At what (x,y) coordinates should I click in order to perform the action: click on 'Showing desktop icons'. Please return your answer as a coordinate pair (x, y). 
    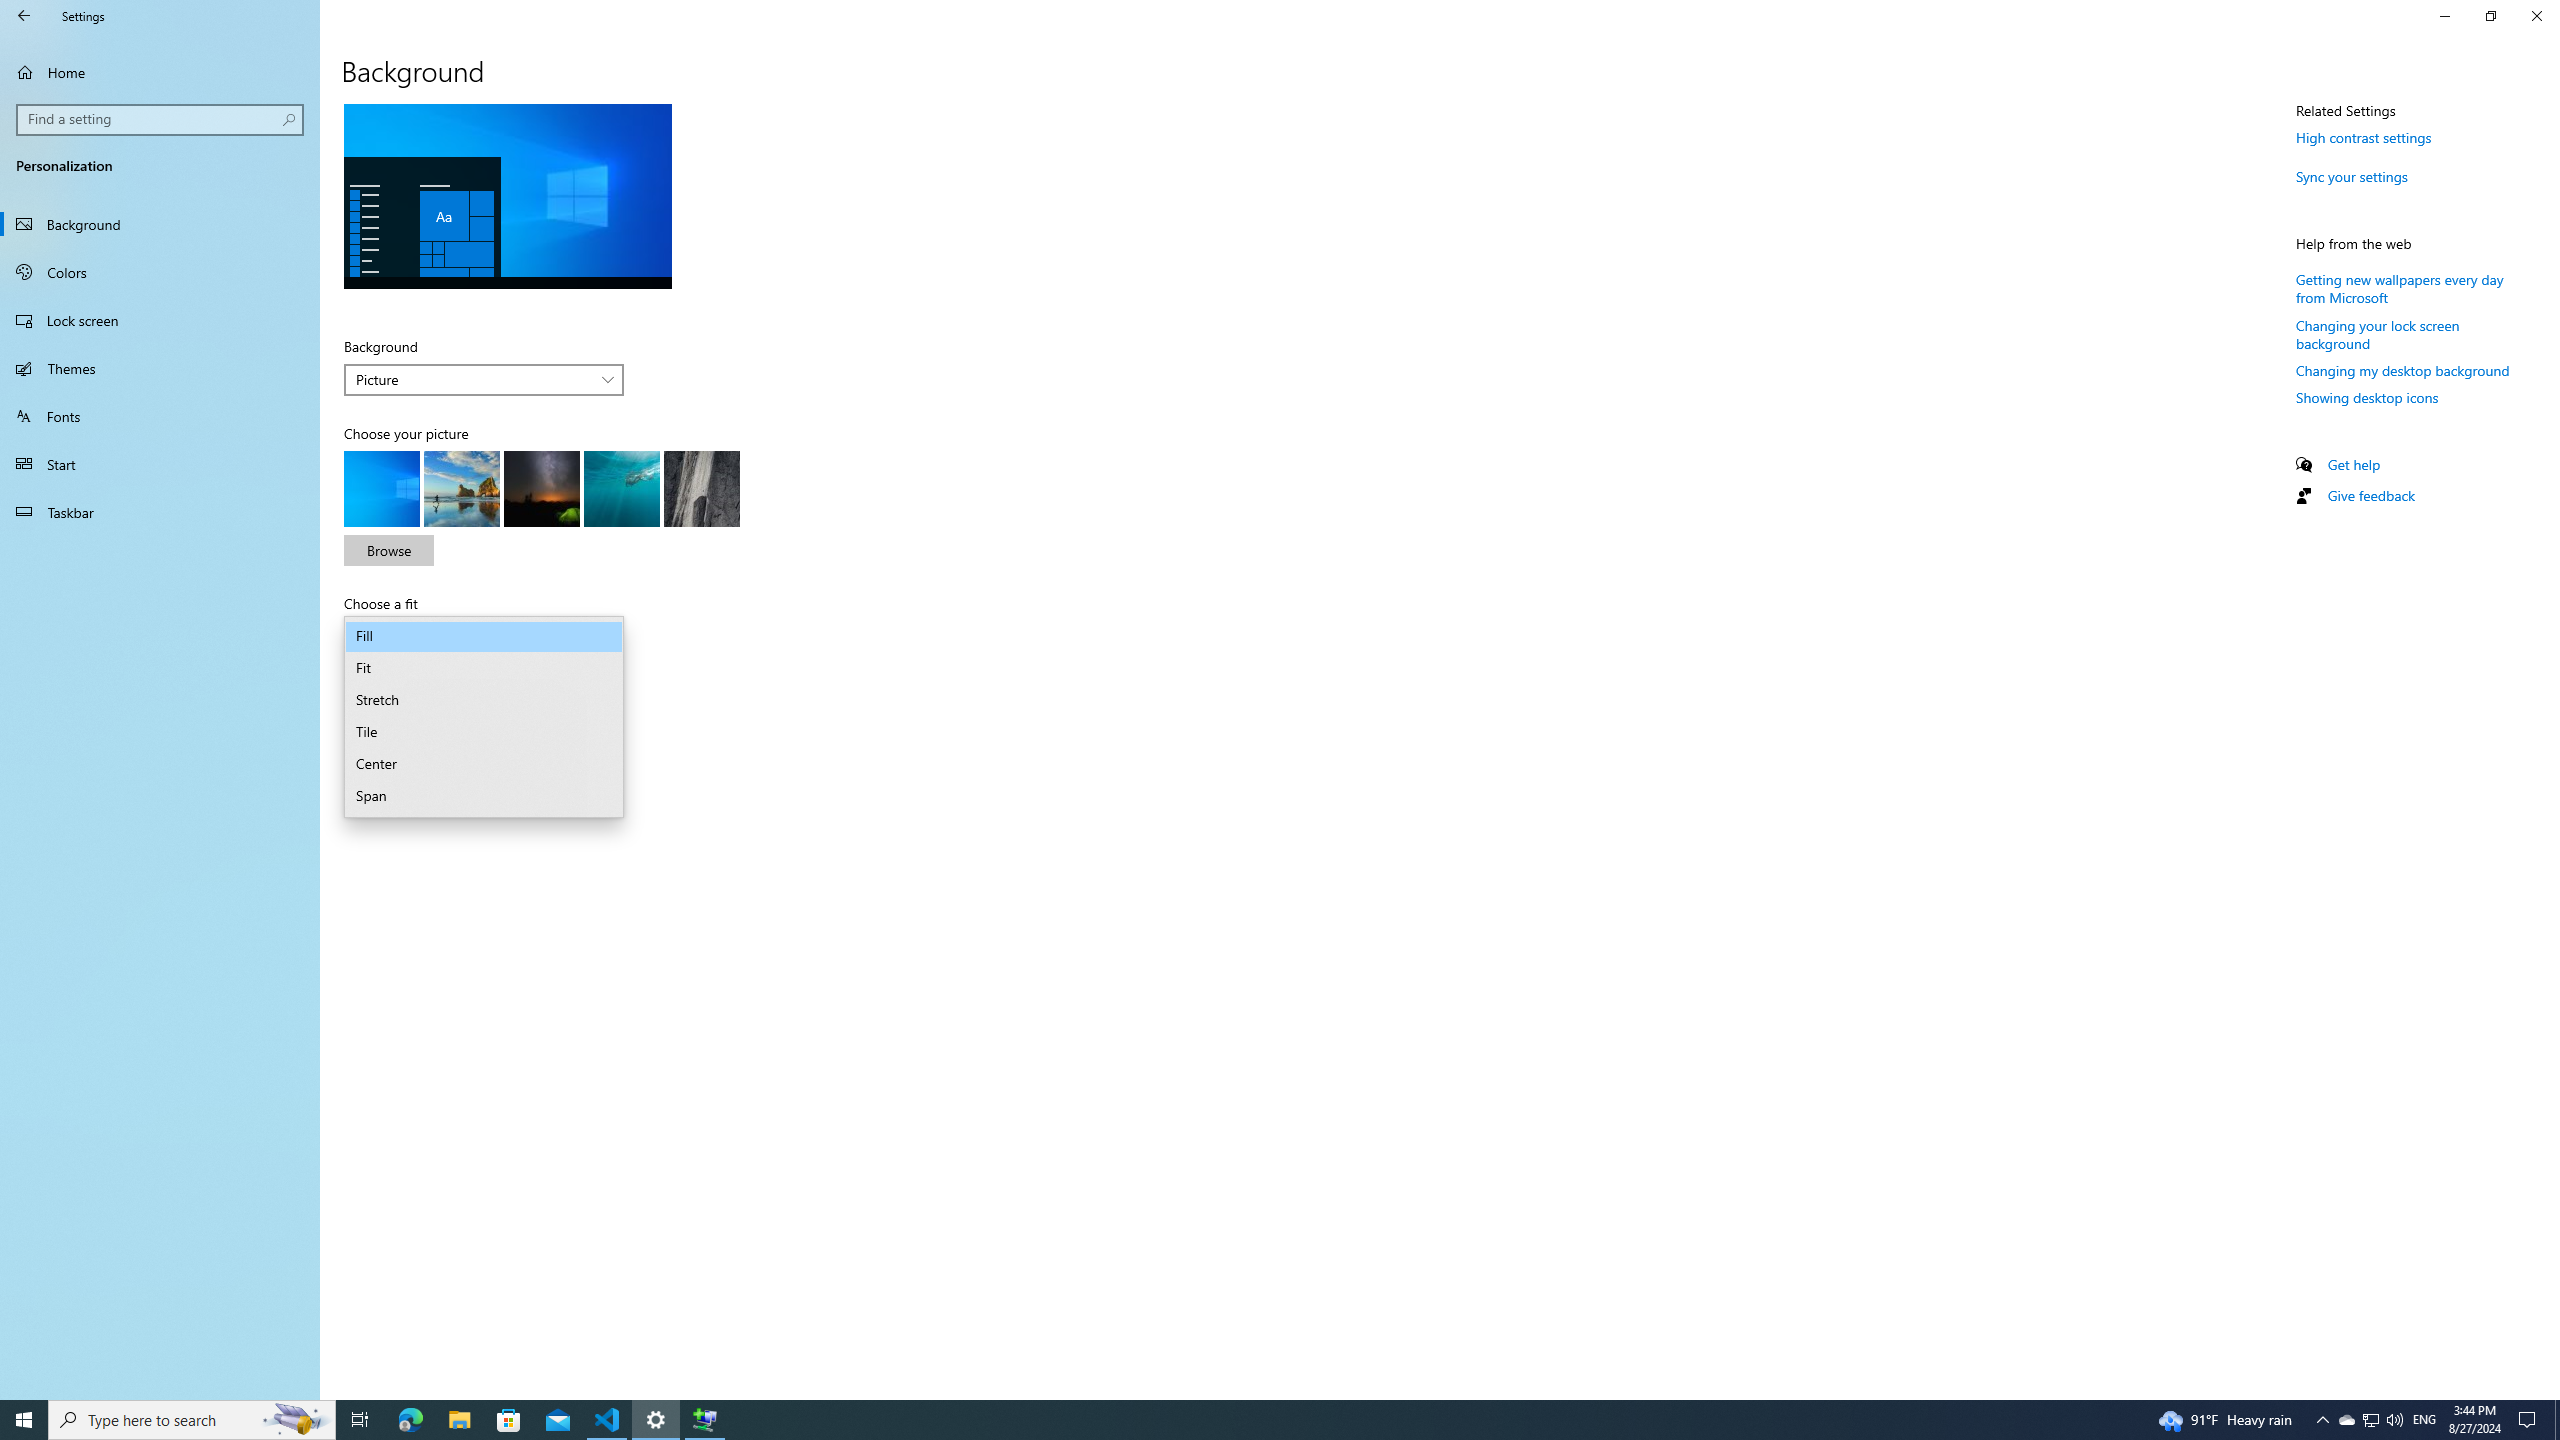
    Looking at the image, I should click on (2368, 397).